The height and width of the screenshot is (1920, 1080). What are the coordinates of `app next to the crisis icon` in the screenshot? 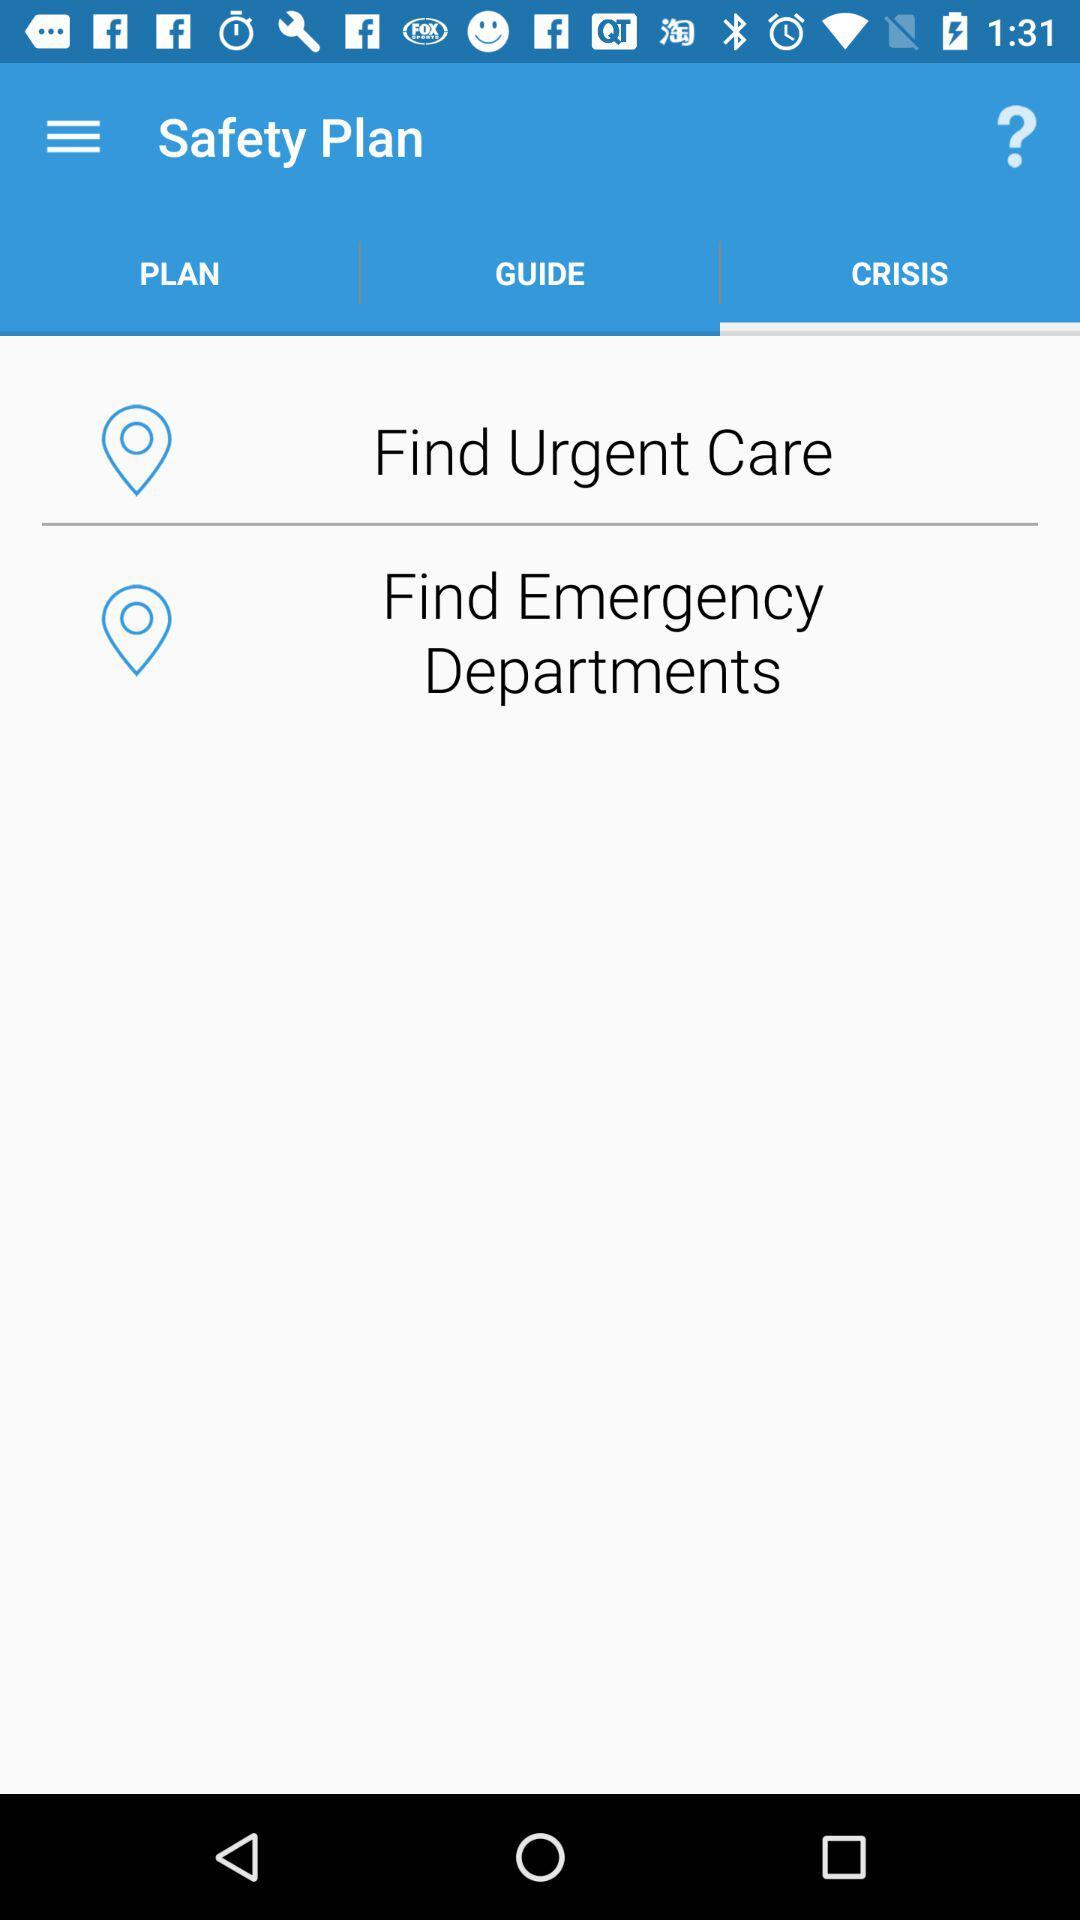 It's located at (540, 272).